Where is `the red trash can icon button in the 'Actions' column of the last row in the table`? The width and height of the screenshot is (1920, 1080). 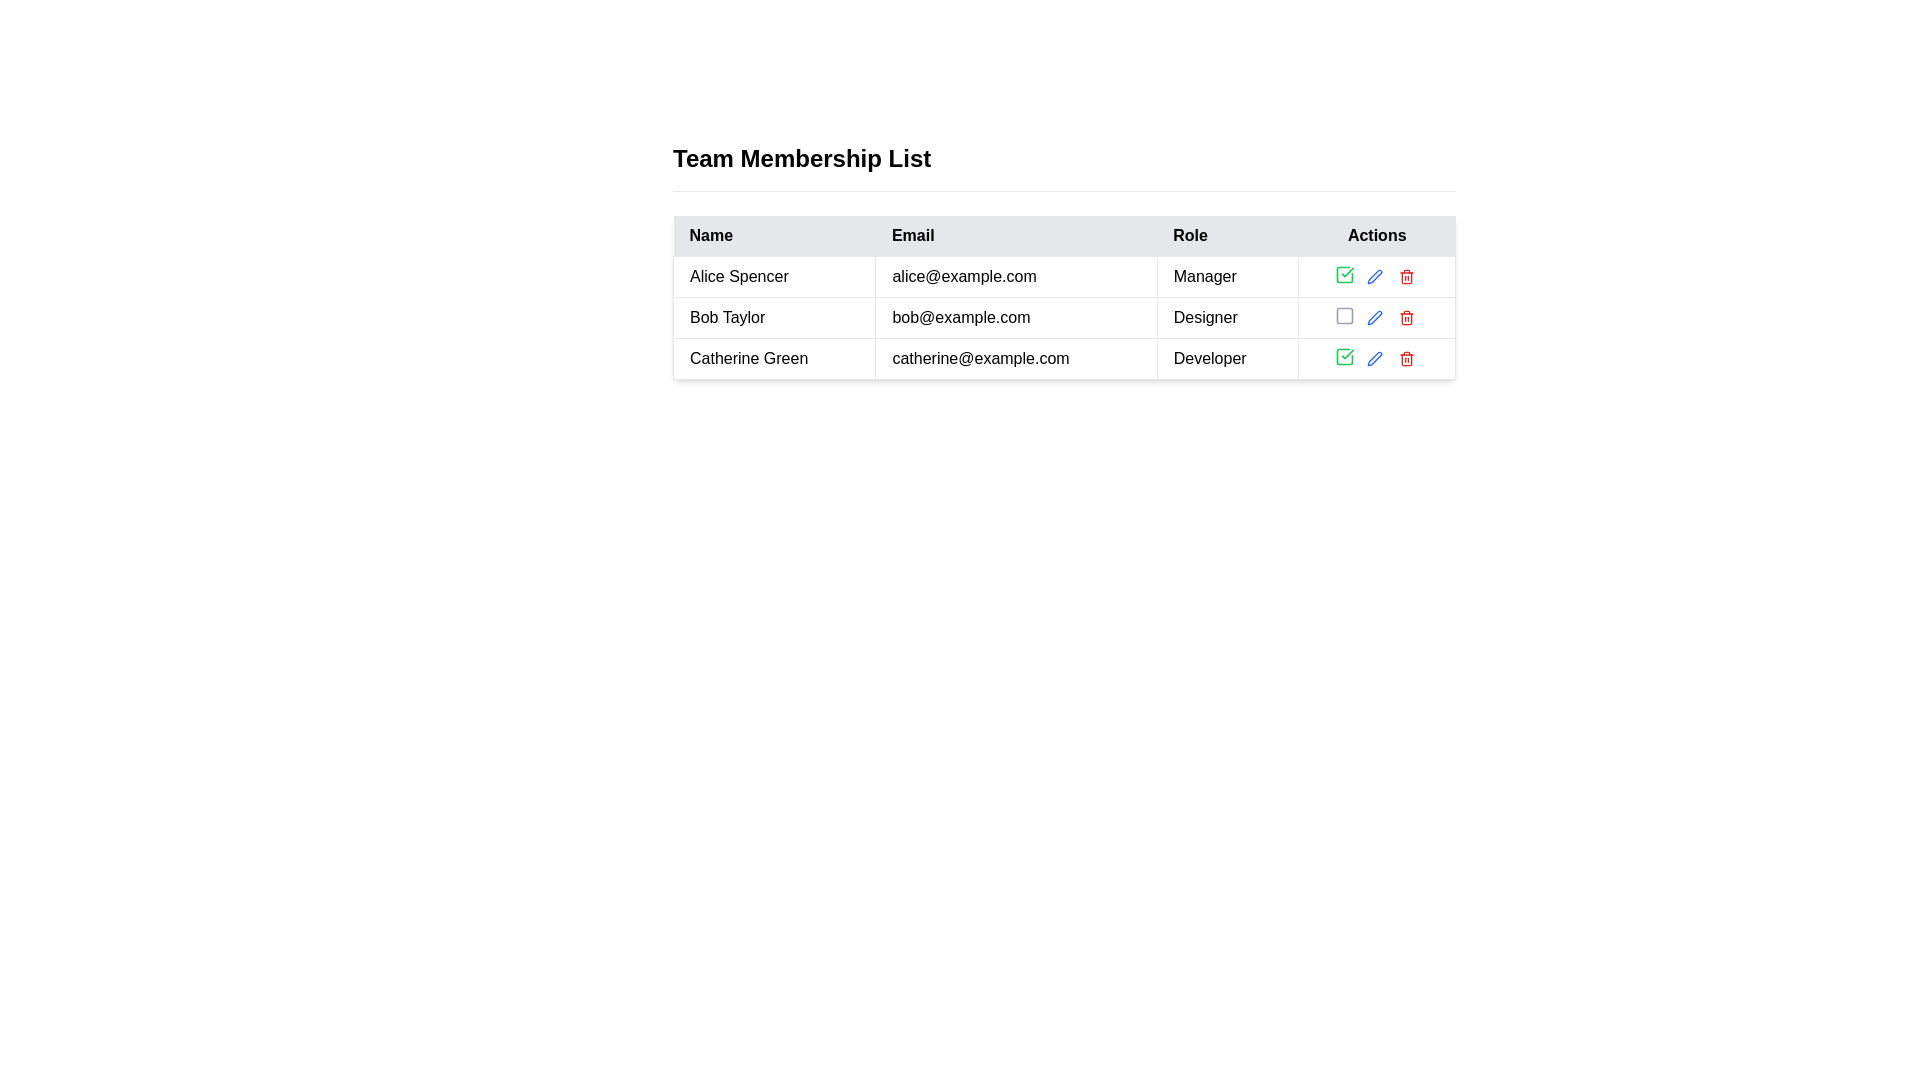
the red trash can icon button in the 'Actions' column of the last row in the table is located at coordinates (1406, 357).